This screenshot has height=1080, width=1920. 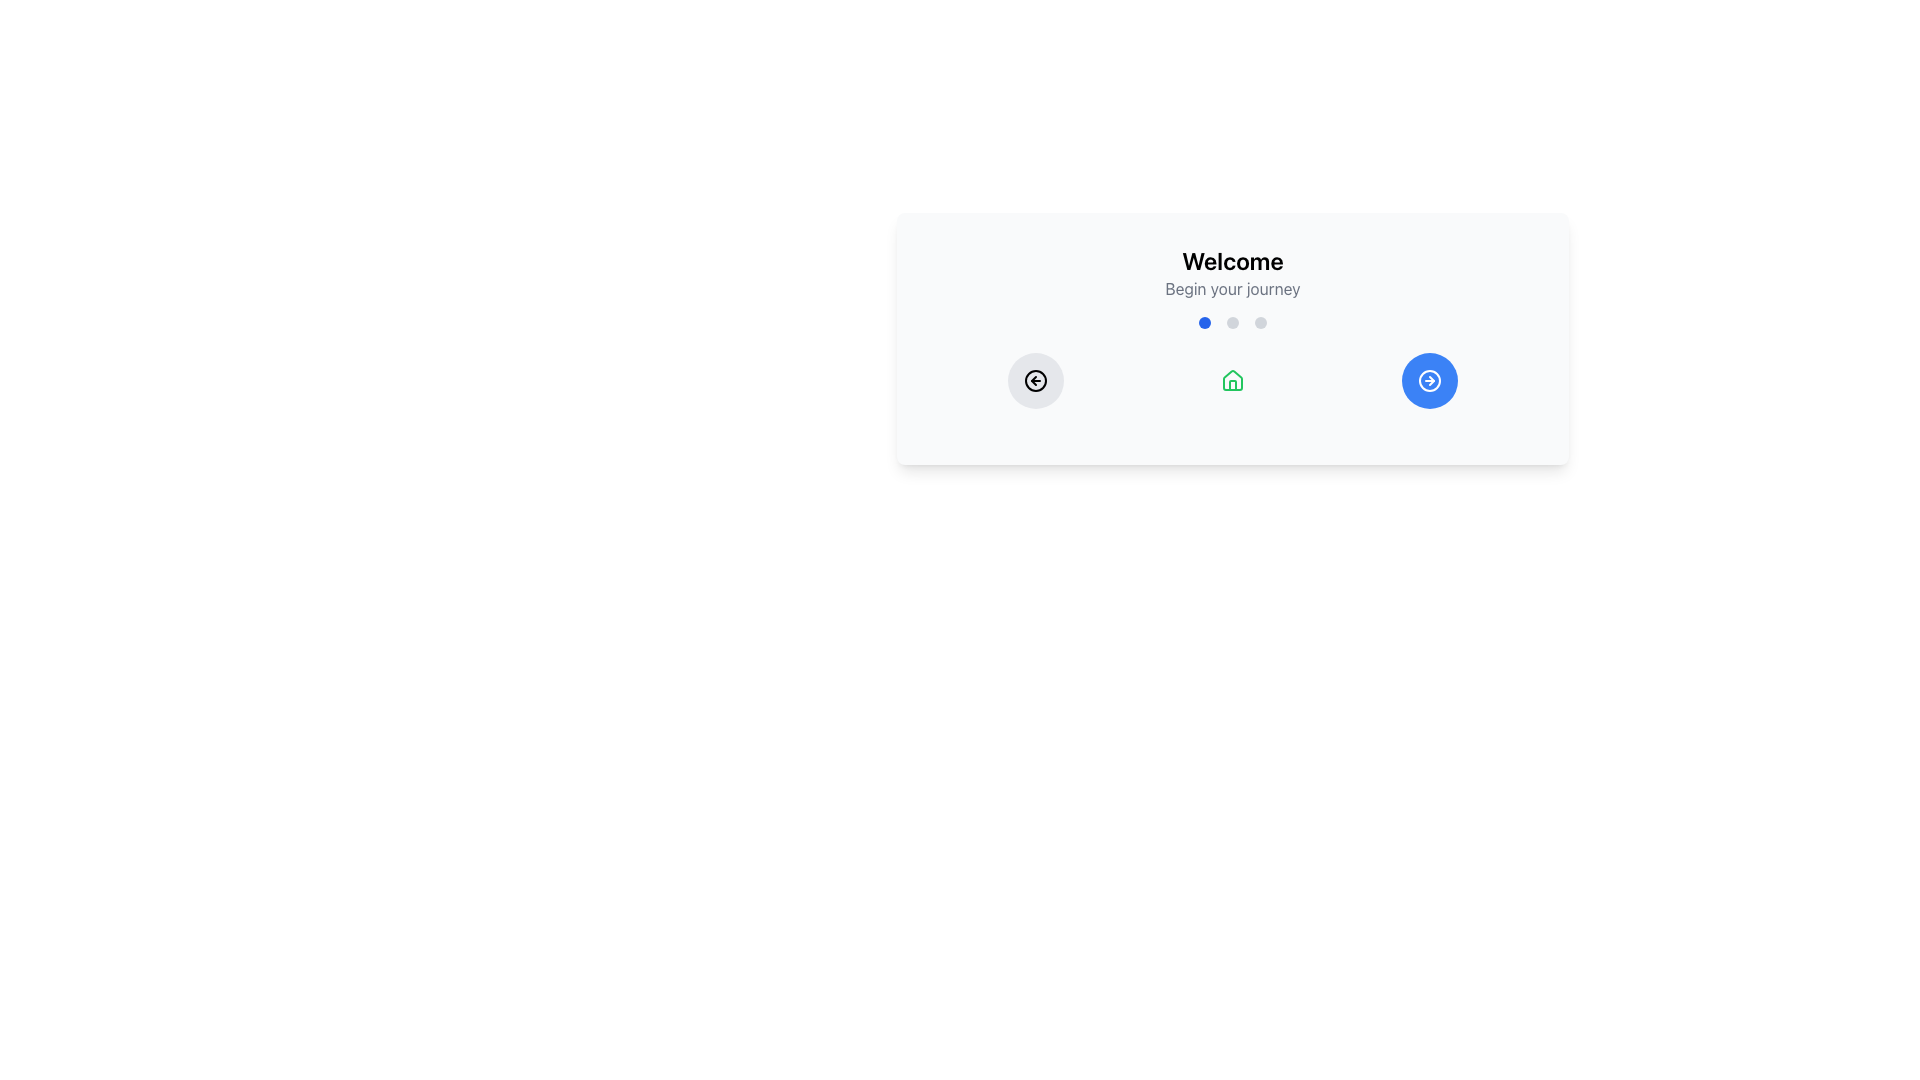 I want to click on the descriptive text element located directly underneath the 'Welcome' heading, which provides guiding messages to users, so click(x=1232, y=289).